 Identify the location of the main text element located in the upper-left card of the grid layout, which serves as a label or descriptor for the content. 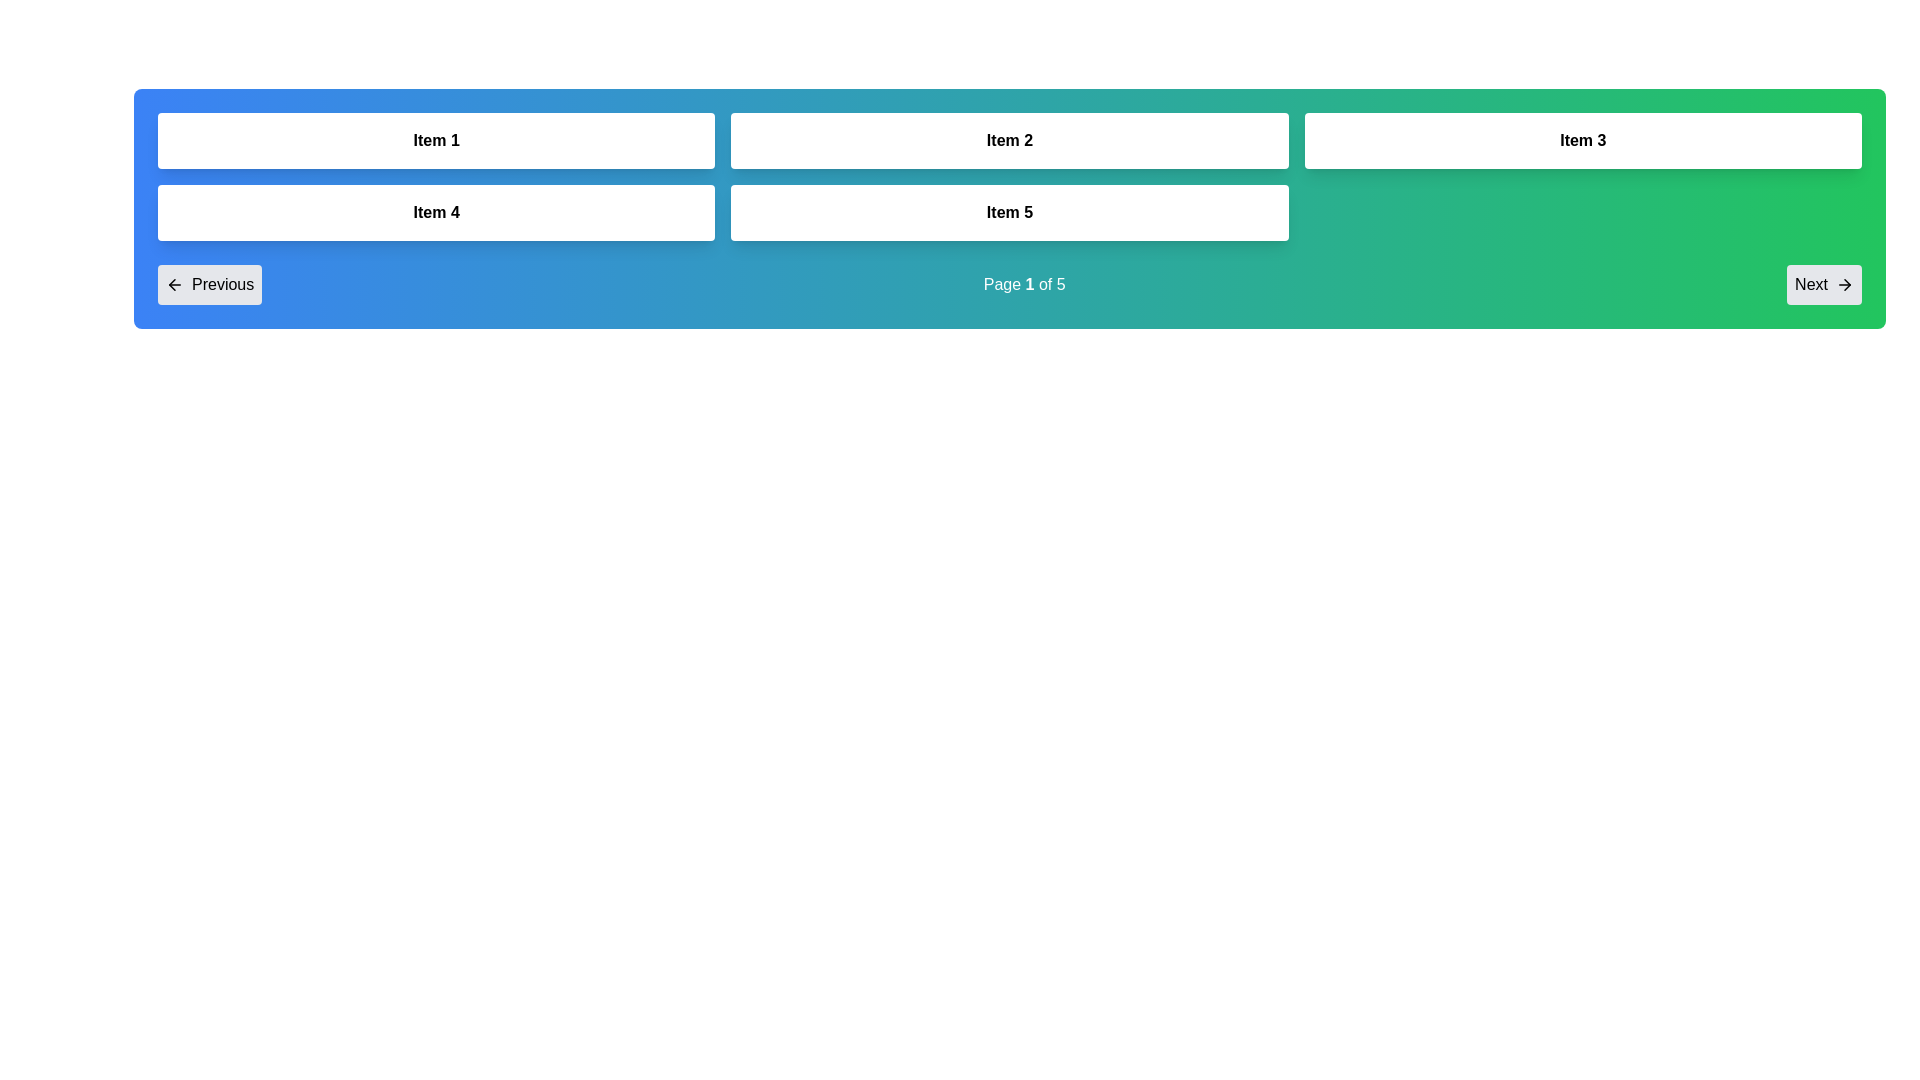
(435, 140).